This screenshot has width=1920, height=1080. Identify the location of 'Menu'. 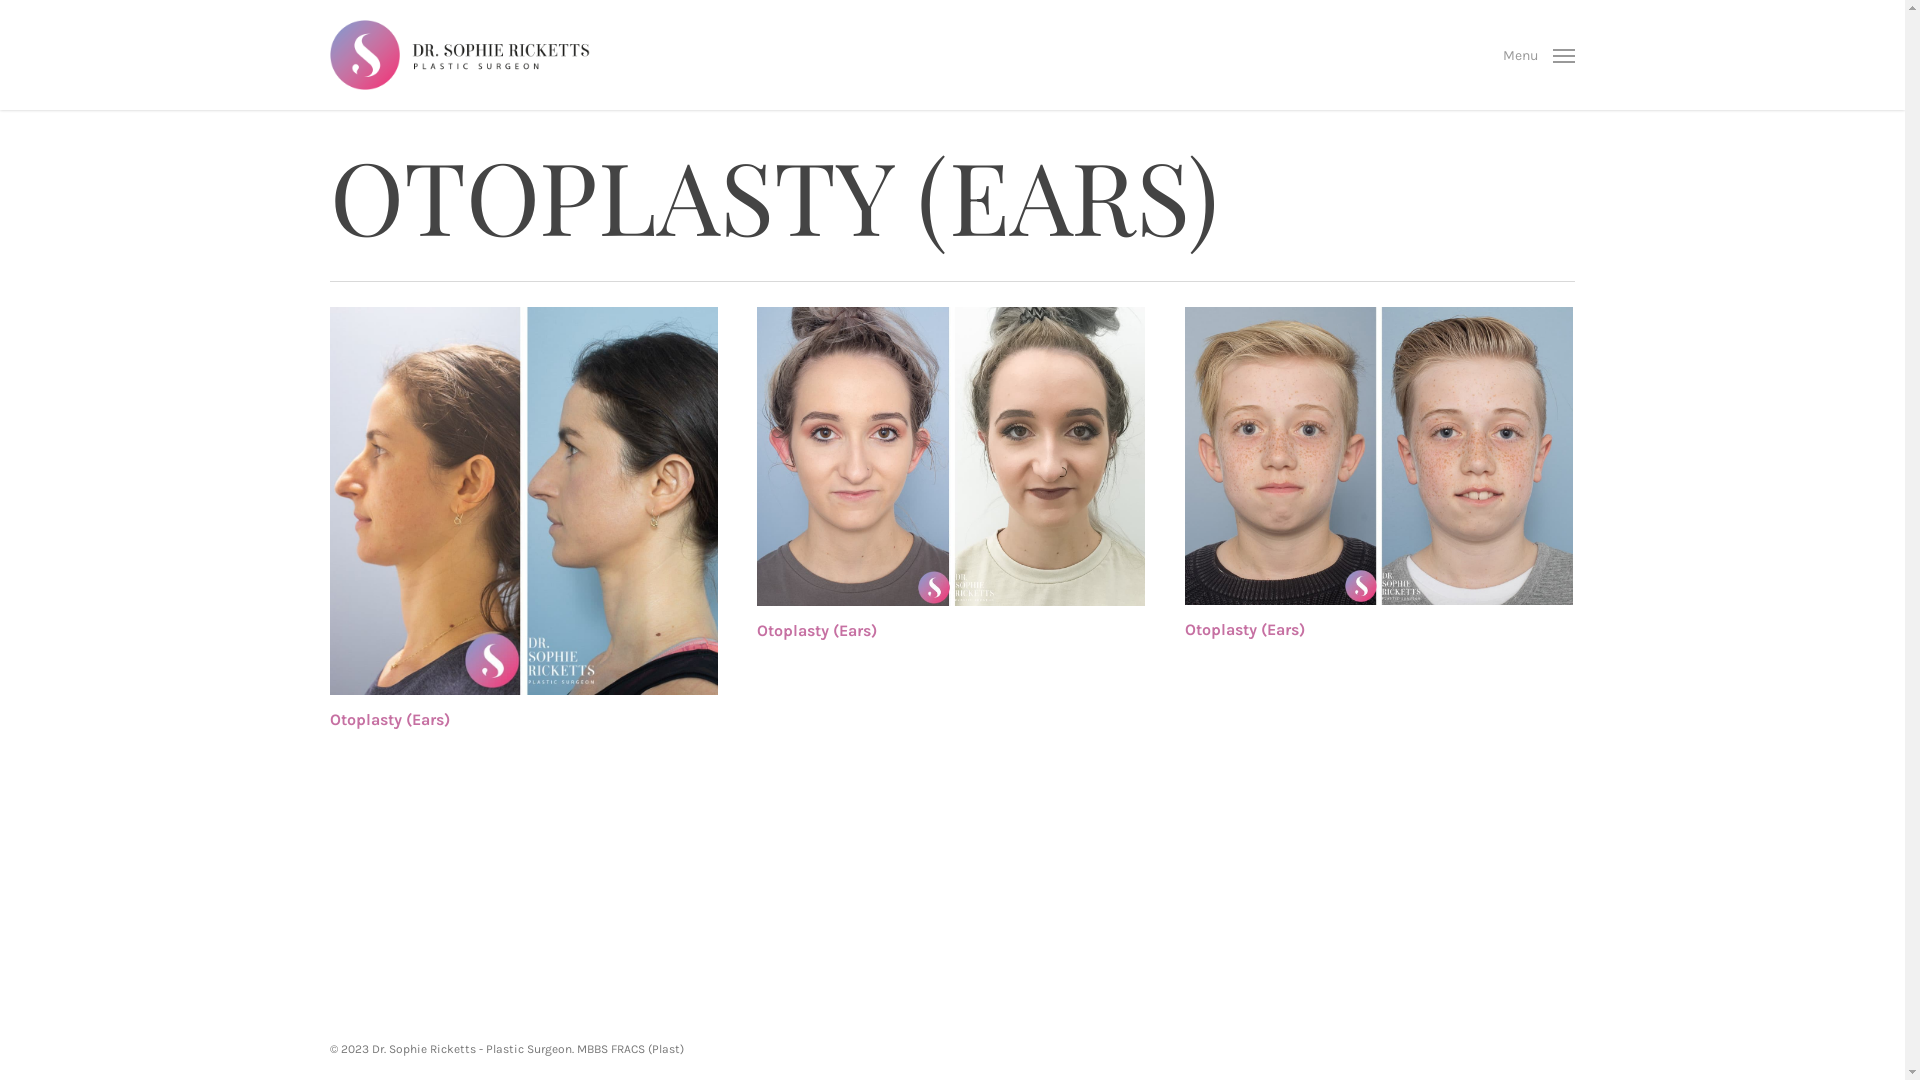
(1538, 53).